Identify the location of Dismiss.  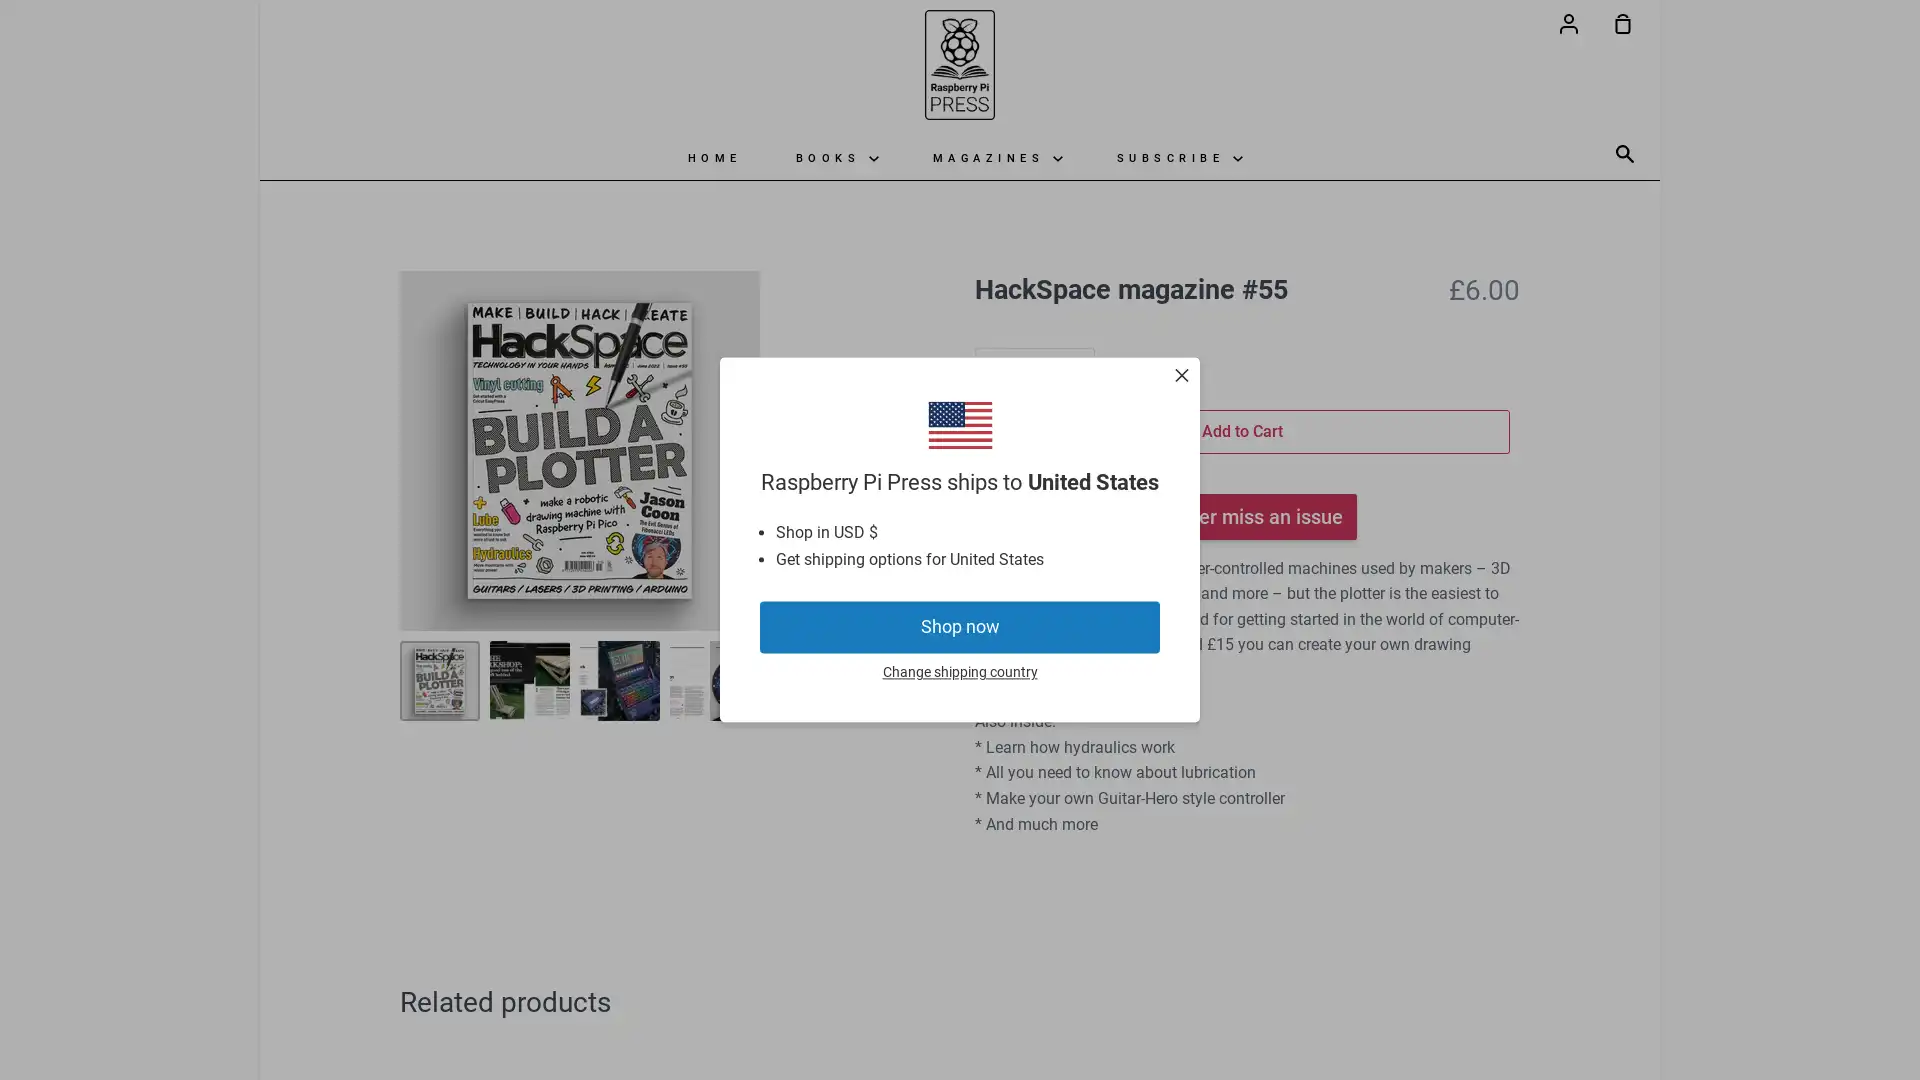
(1181, 378).